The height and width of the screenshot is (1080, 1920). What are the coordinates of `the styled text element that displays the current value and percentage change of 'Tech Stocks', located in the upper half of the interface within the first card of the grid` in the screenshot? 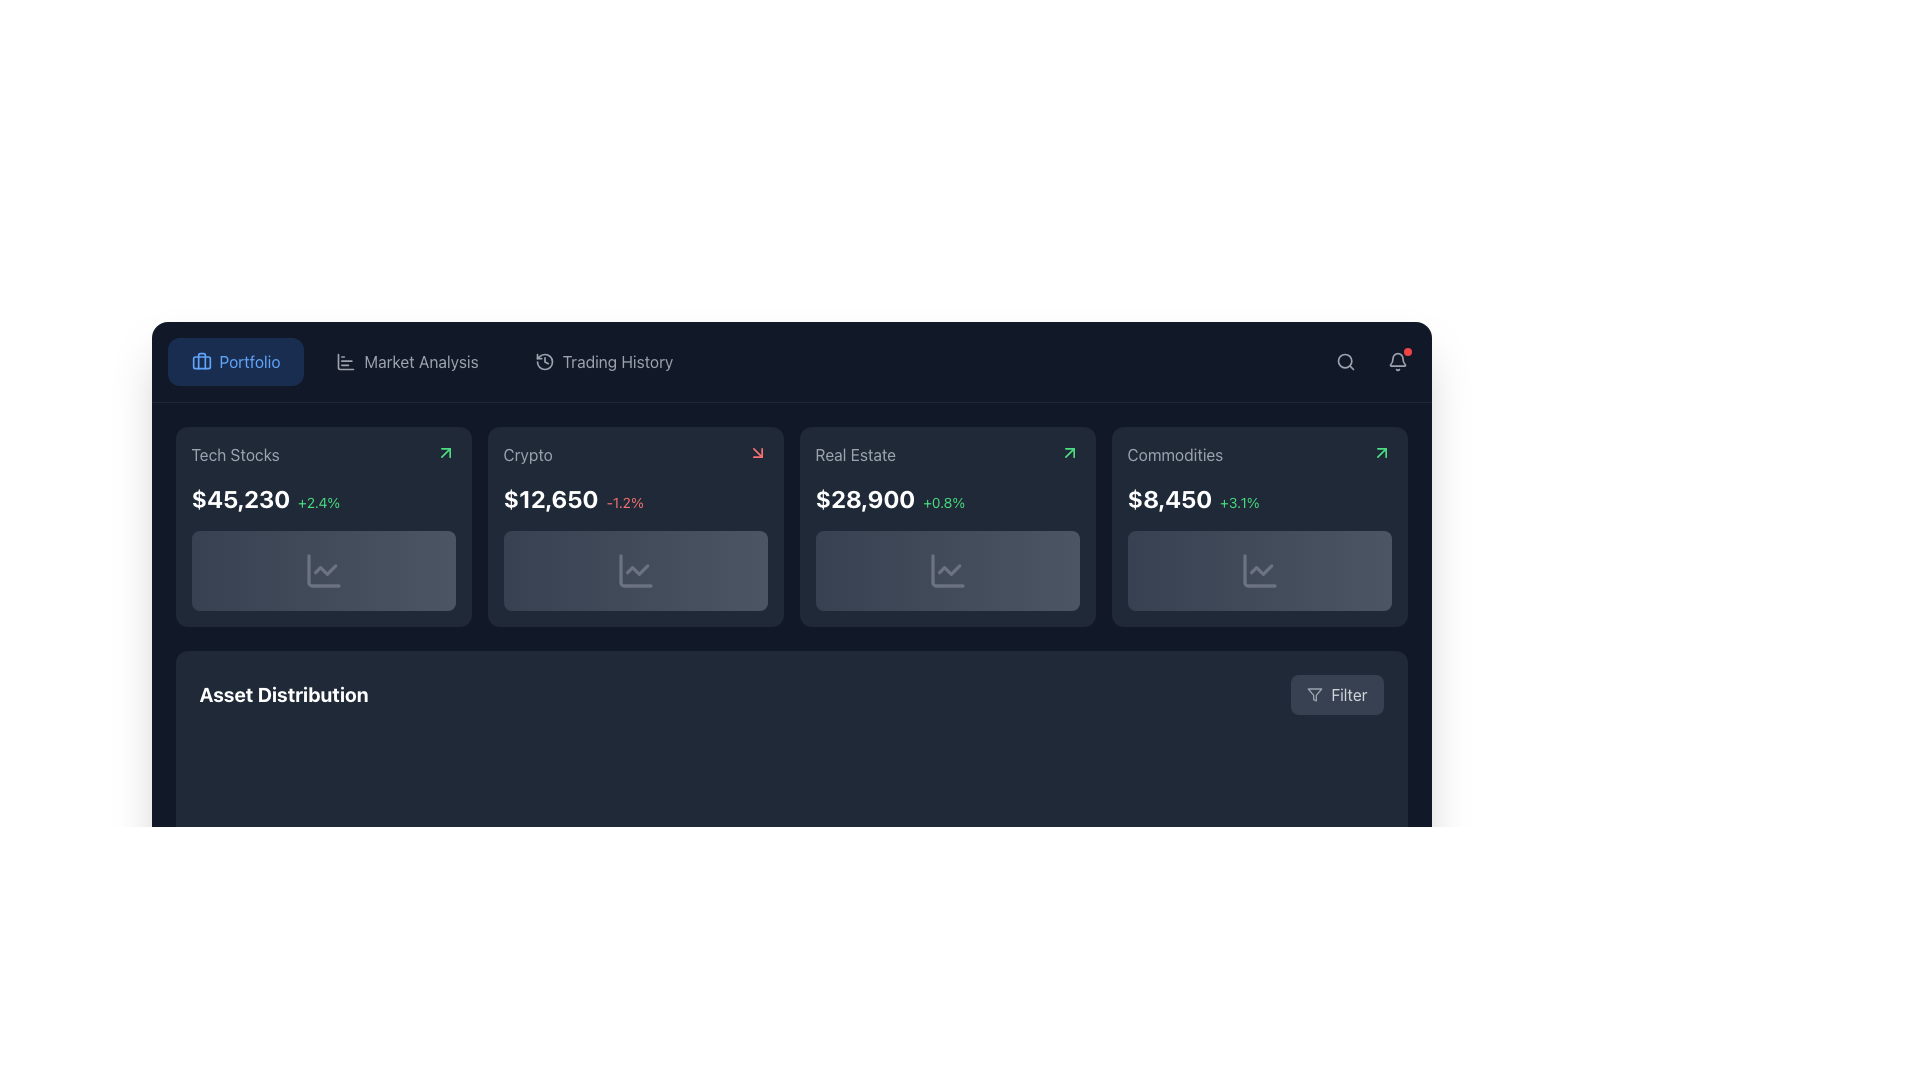 It's located at (323, 497).